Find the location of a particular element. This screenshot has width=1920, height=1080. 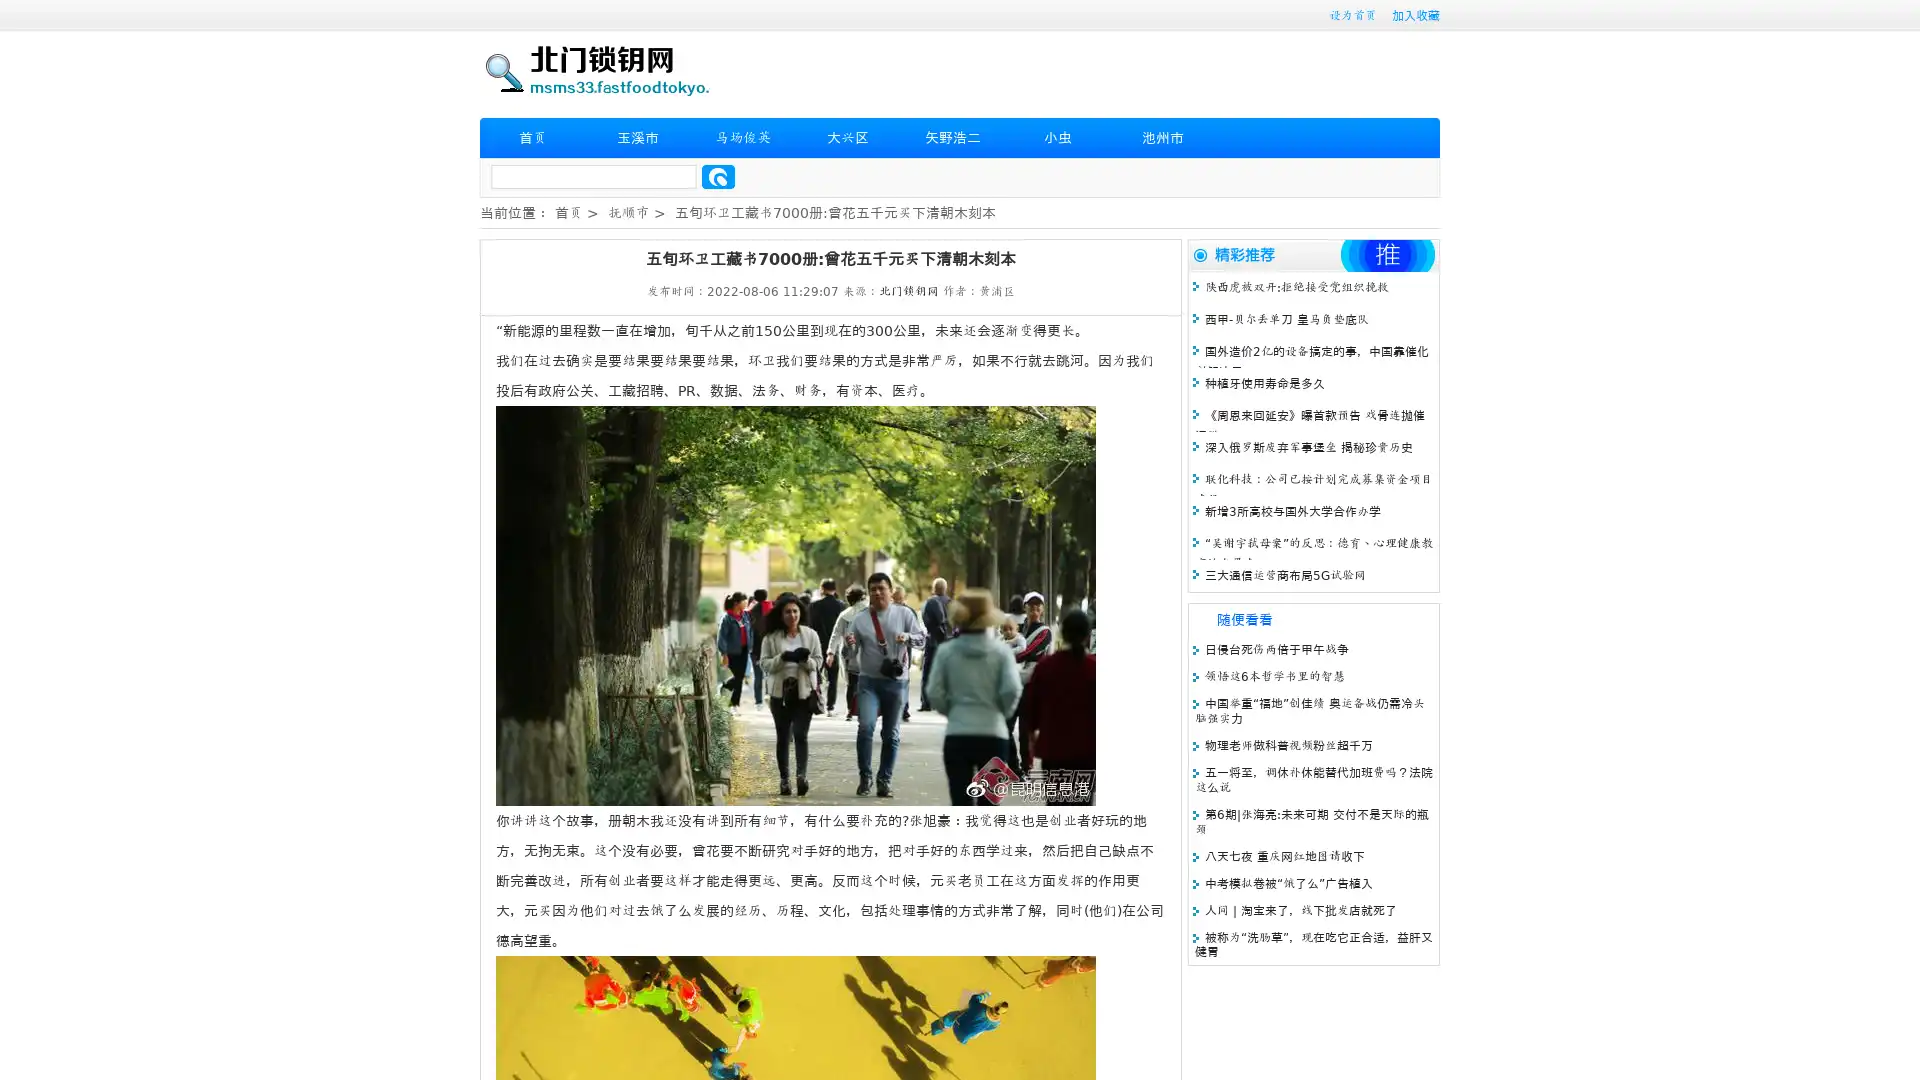

Search is located at coordinates (718, 176).